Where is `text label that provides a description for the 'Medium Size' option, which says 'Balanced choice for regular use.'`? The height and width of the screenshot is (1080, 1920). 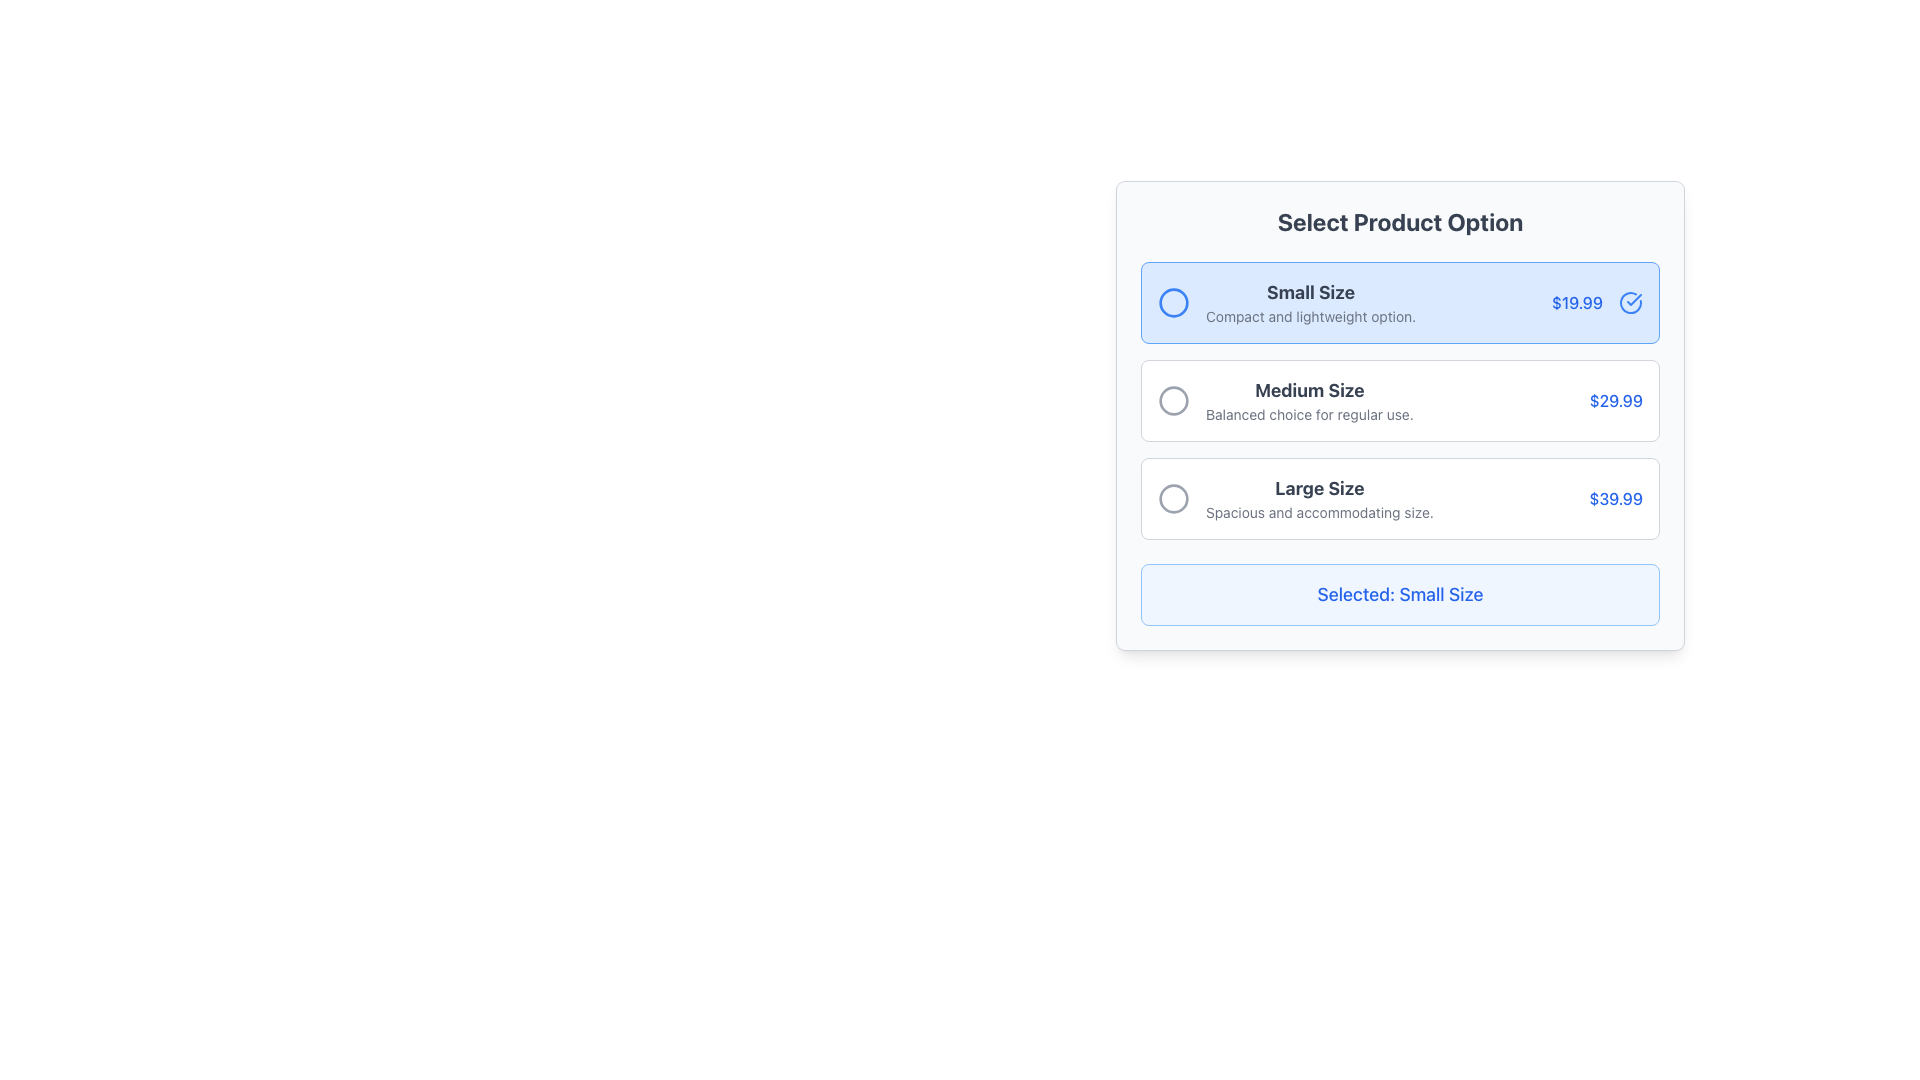 text label that provides a description for the 'Medium Size' option, which says 'Balanced choice for regular use.' is located at coordinates (1309, 414).